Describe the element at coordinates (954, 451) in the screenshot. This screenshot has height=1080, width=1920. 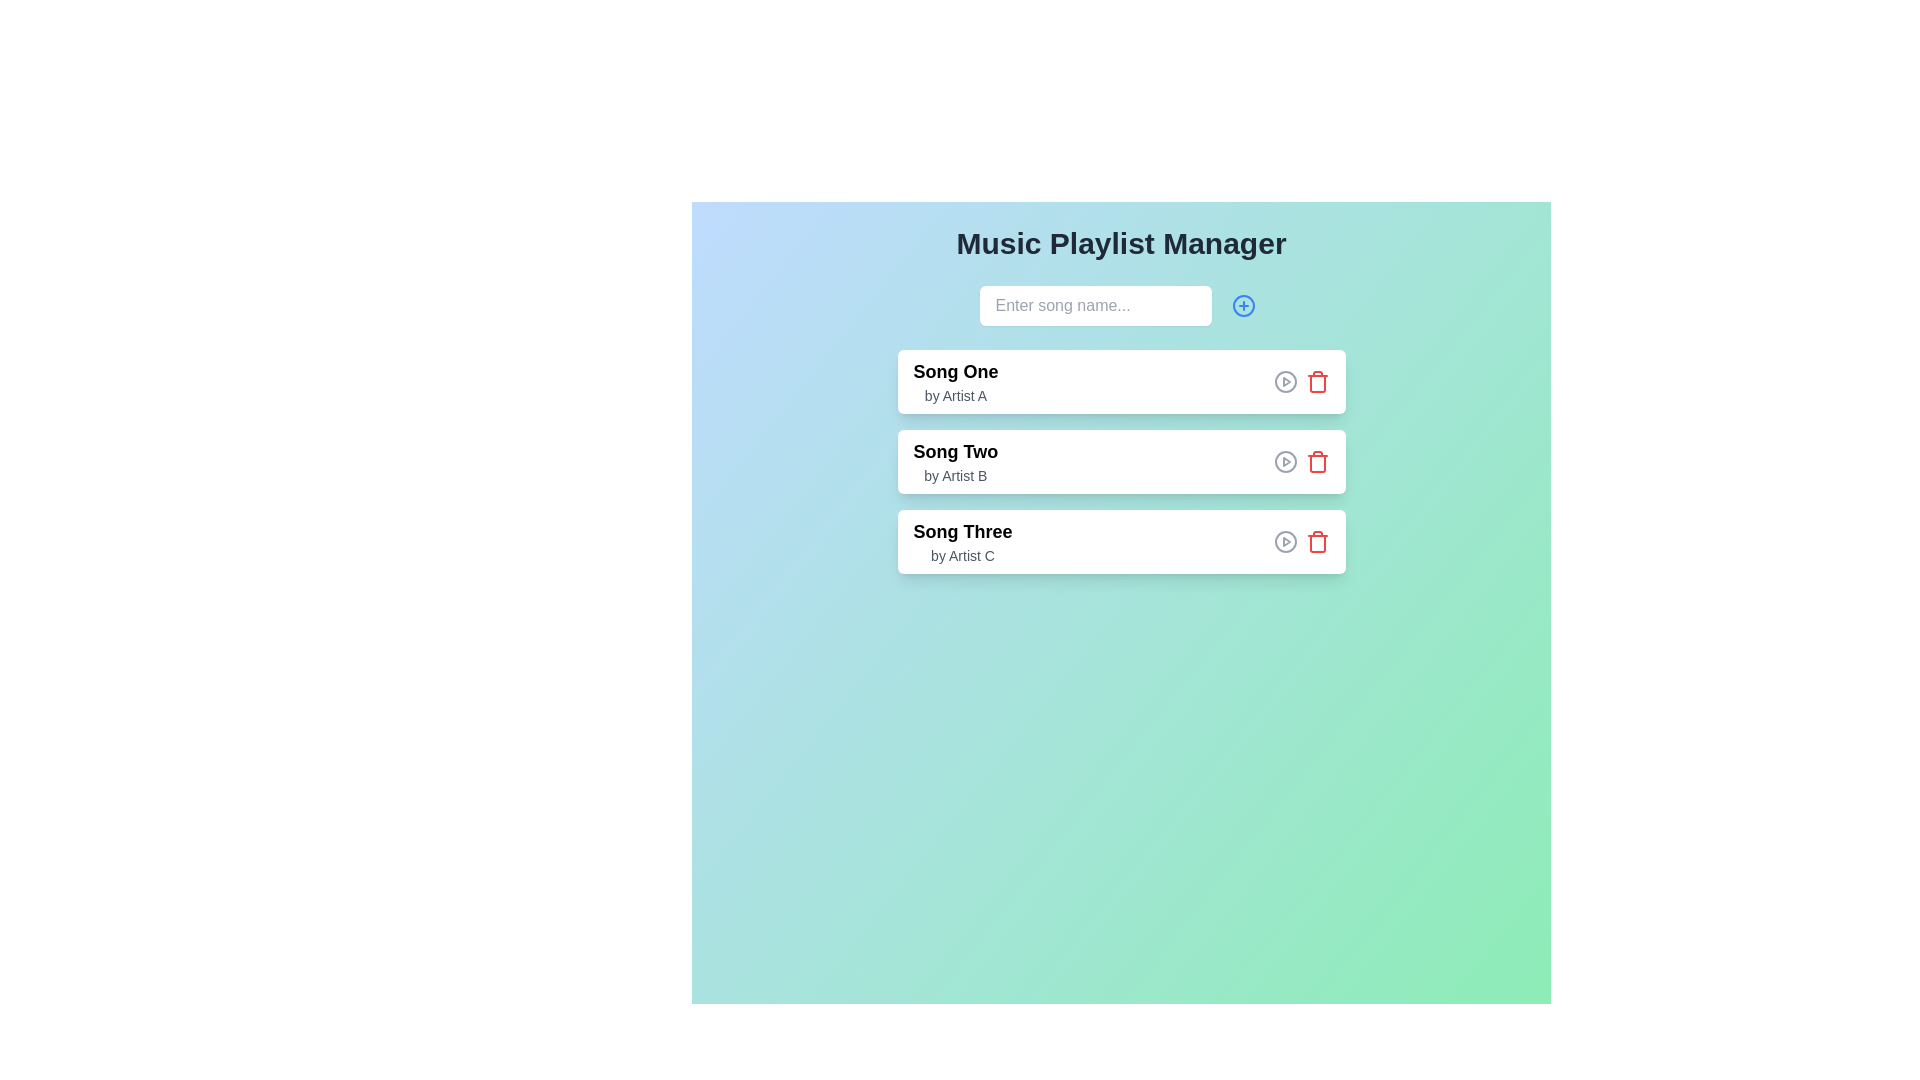
I see `text of the title label for the second song in the playlist management interface, which is positioned in the second row and aligned to the left` at that location.